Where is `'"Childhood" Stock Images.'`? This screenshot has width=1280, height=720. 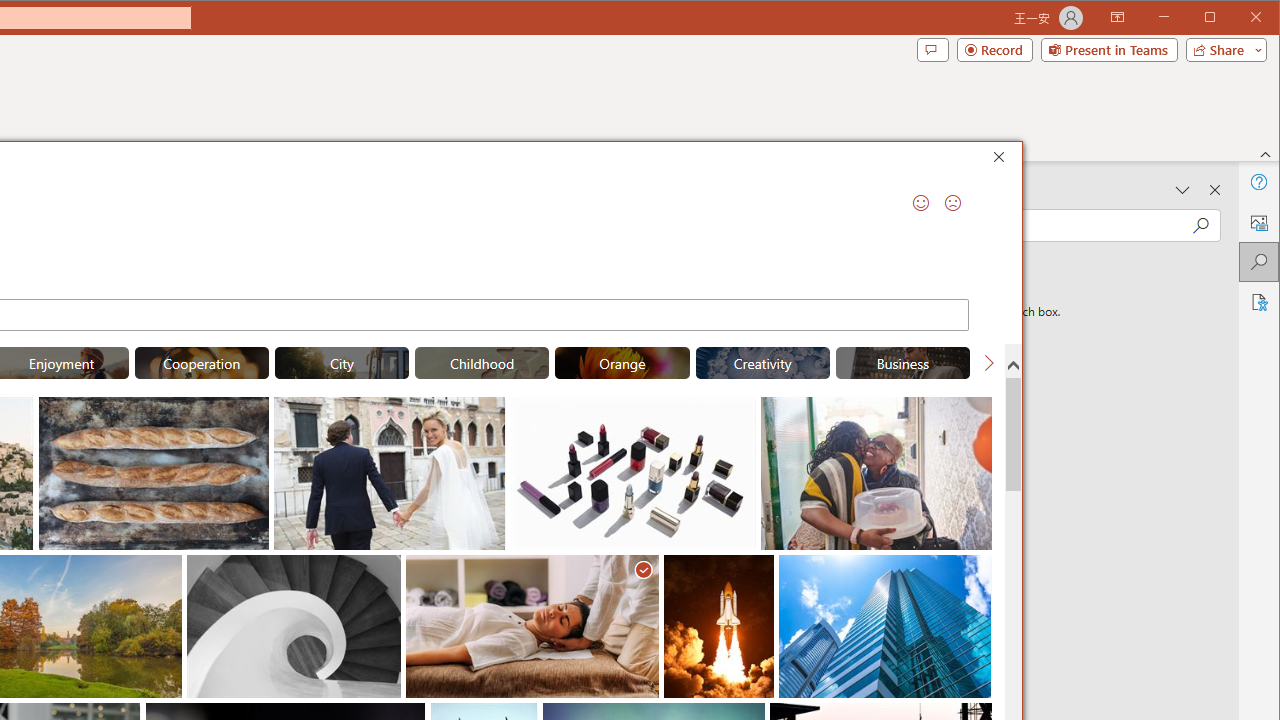 '"Childhood" Stock Images.' is located at coordinates (481, 362).